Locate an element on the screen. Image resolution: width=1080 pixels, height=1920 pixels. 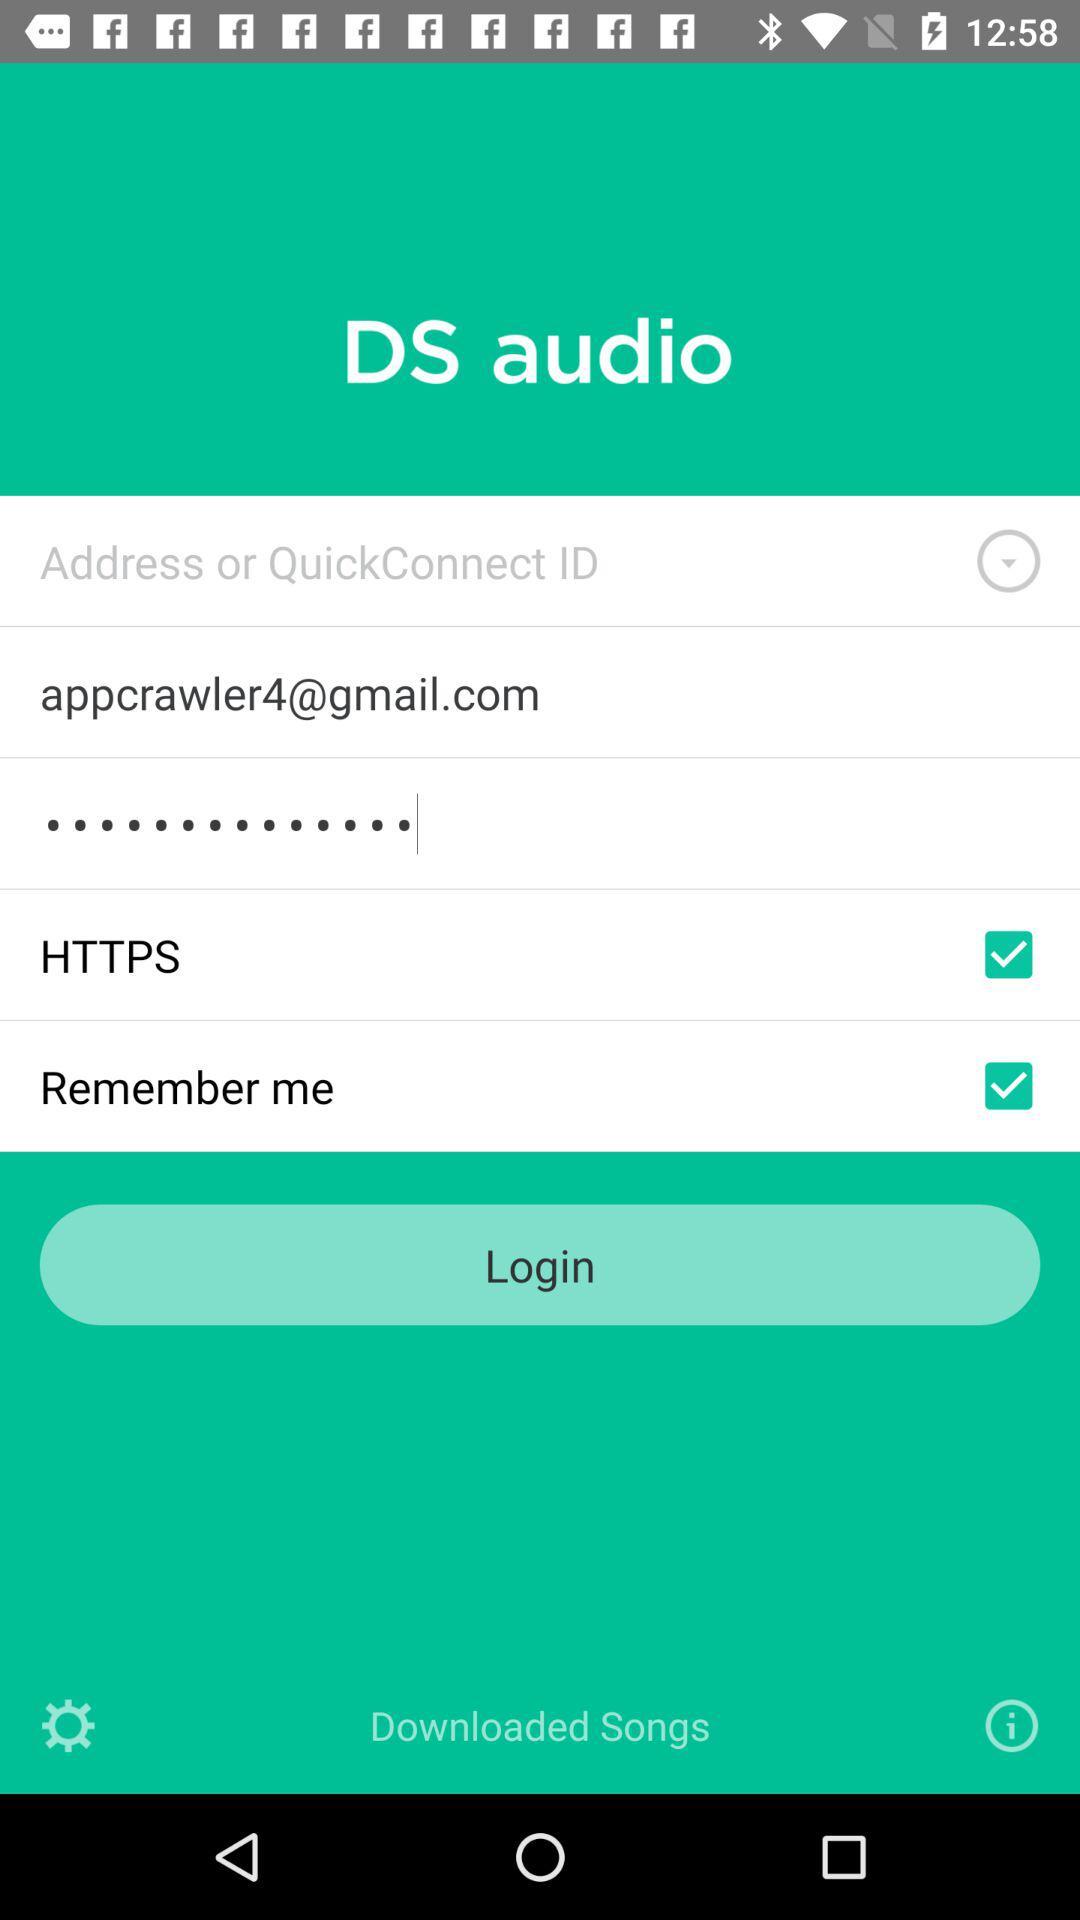
the information option is located at coordinates (1011, 1724).